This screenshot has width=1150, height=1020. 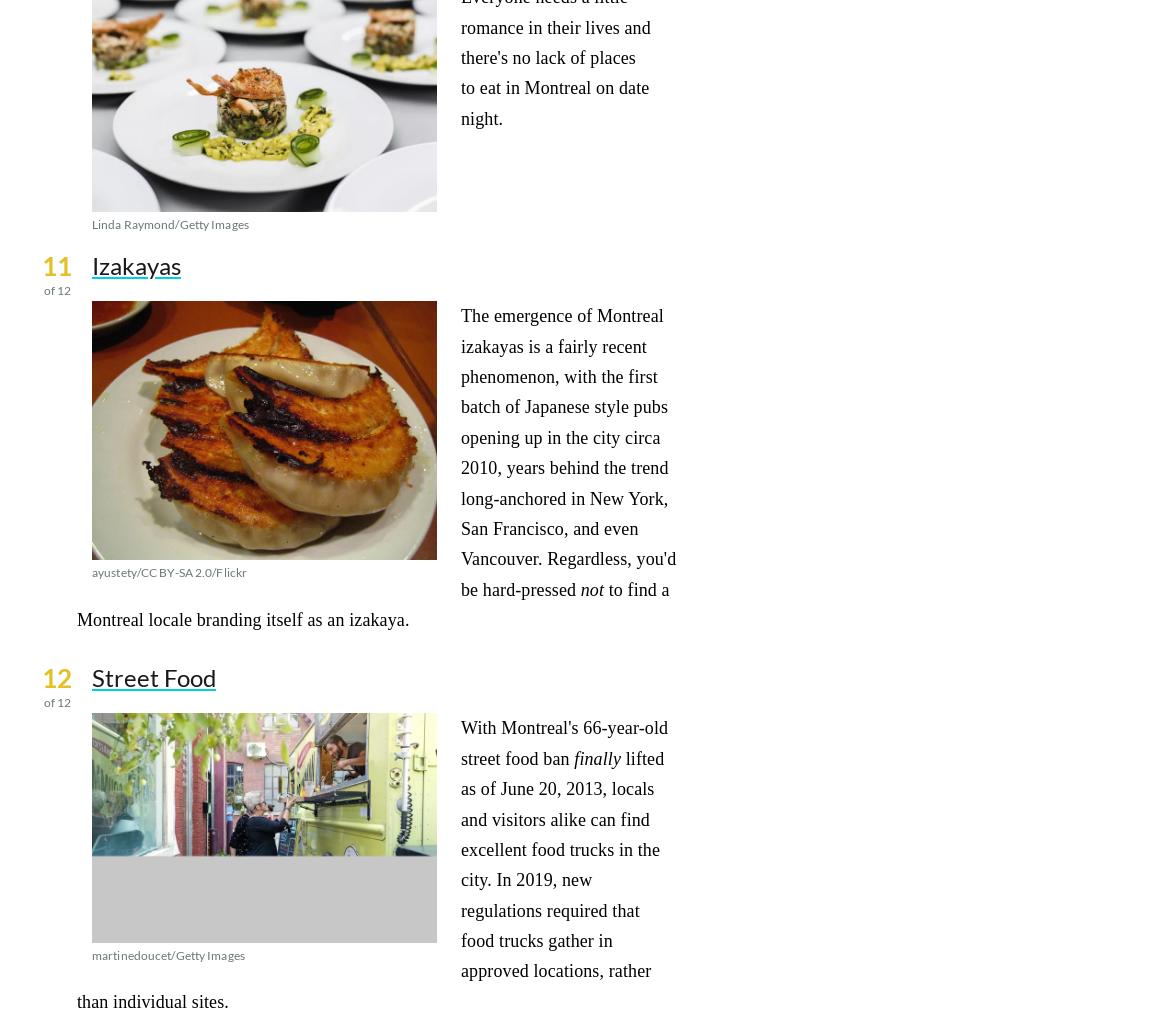 I want to click on 'The emergence of Montreal izakayas is a fairly recent phenomenon, with the first batch of Japanese style pubs opening up in the city circa 2010, years behind the trend long-anchored in New York, San Francisco, and even Vancouver. Regardless, you'd be hard-pressed', so click(x=568, y=451).